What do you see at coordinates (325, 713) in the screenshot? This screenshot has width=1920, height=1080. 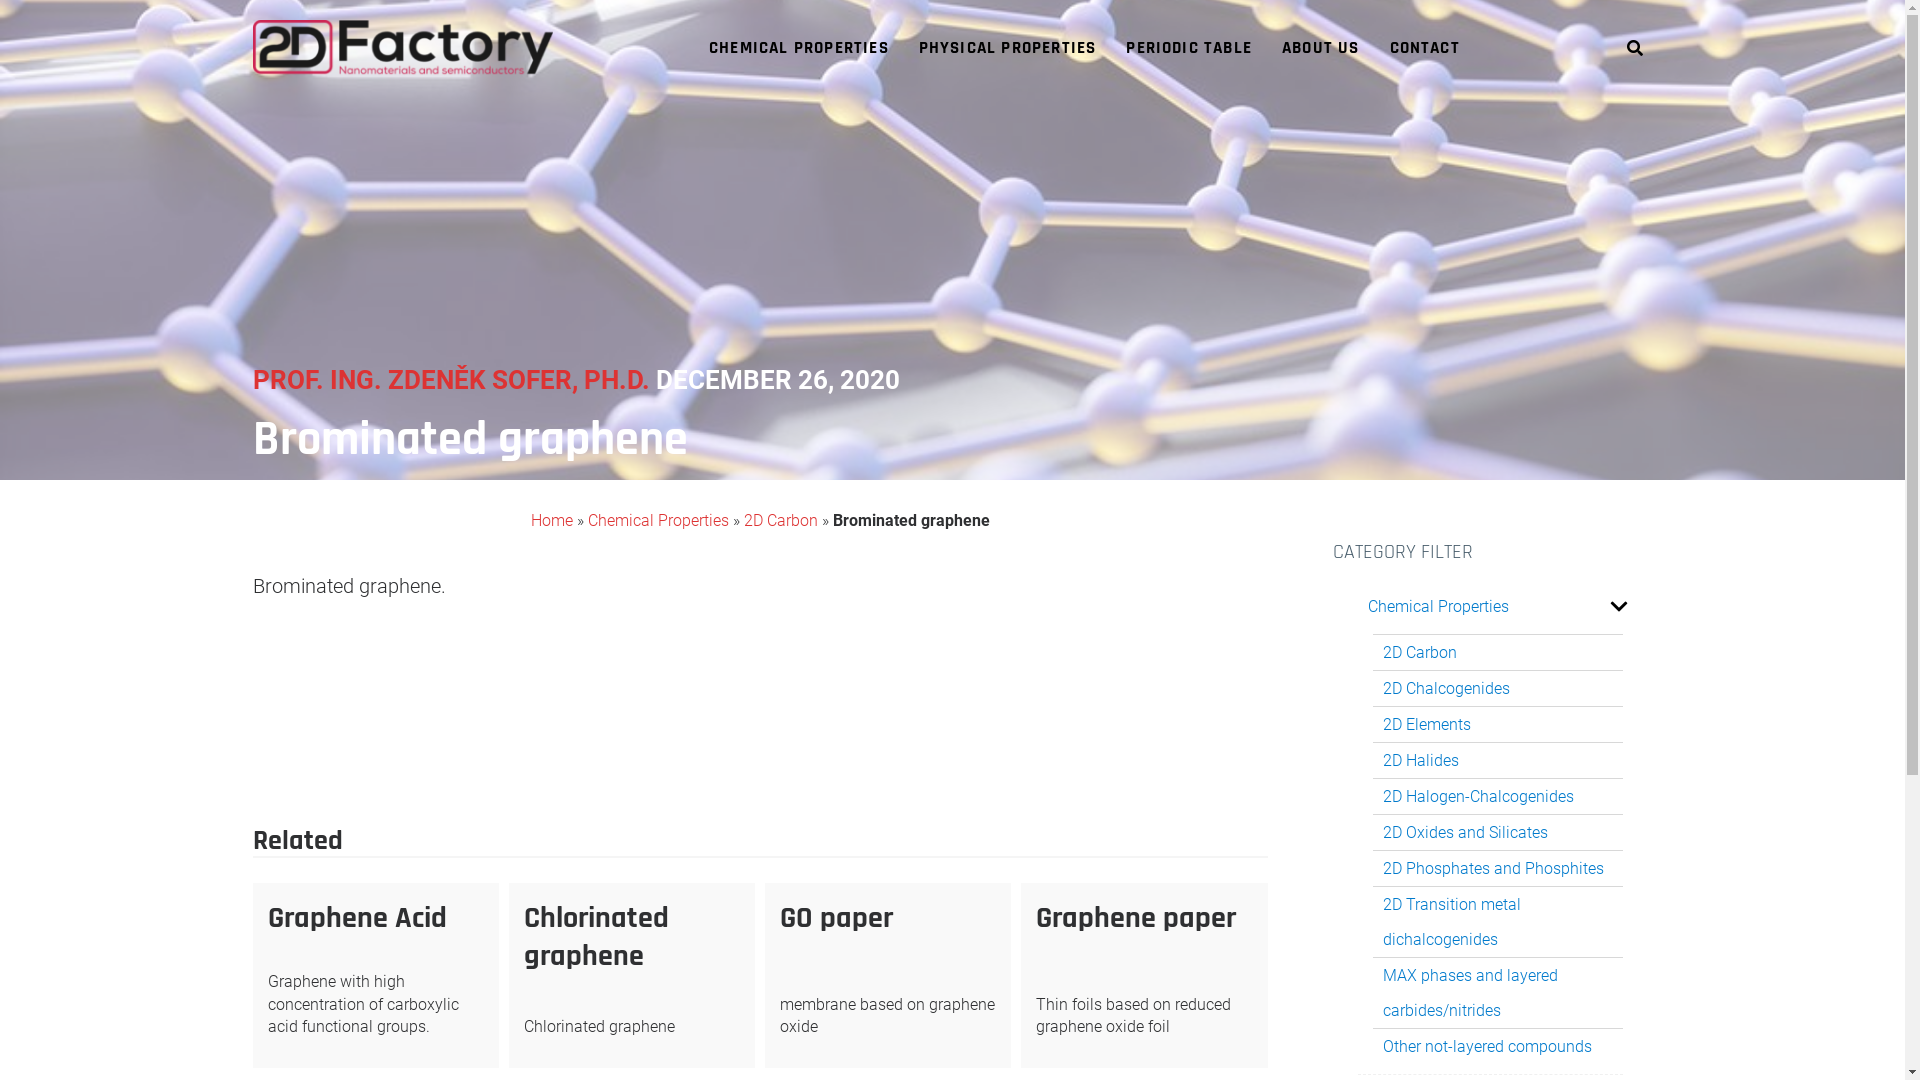 I see `'2D Carbon'` at bounding box center [325, 713].